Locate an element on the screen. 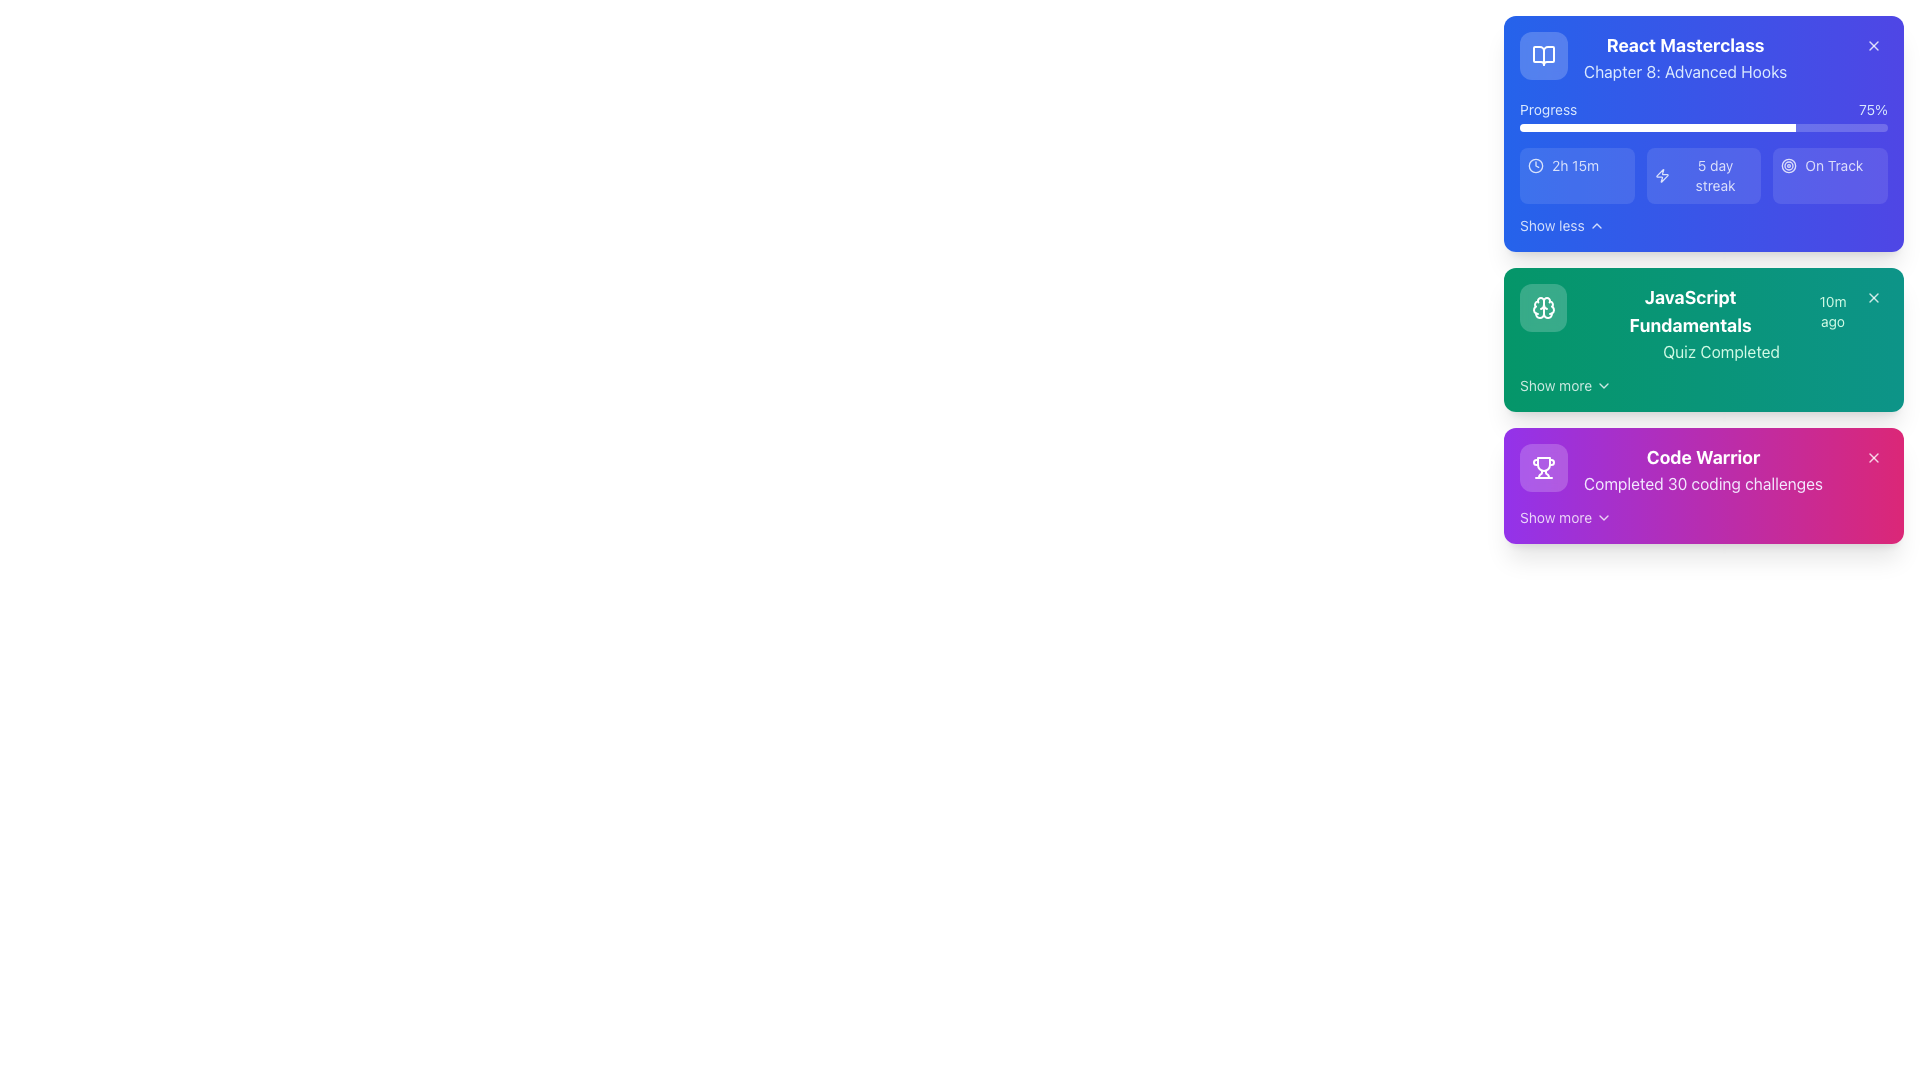  the progress is located at coordinates (1611, 127).